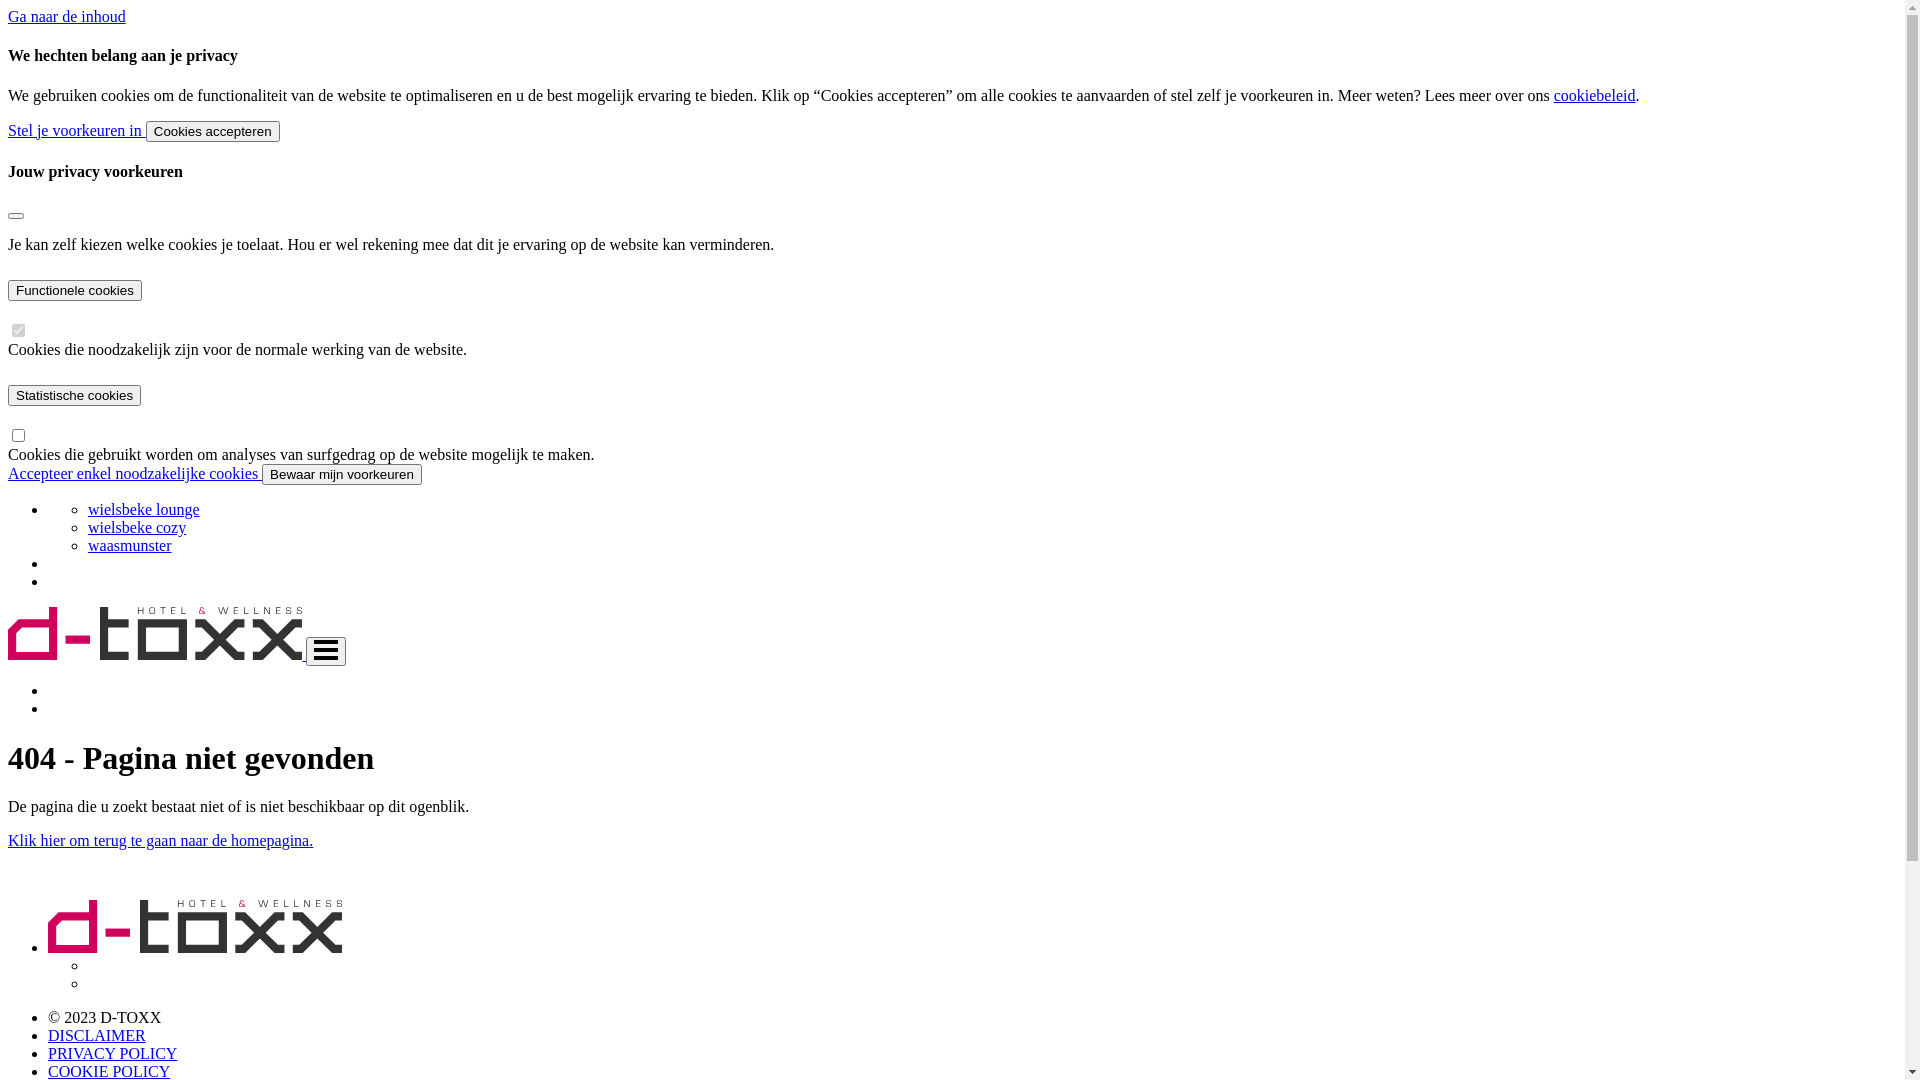 The width and height of the screenshot is (1920, 1080). Describe the element at coordinates (76, 130) in the screenshot. I see `'Stel je voorkeuren in'` at that location.